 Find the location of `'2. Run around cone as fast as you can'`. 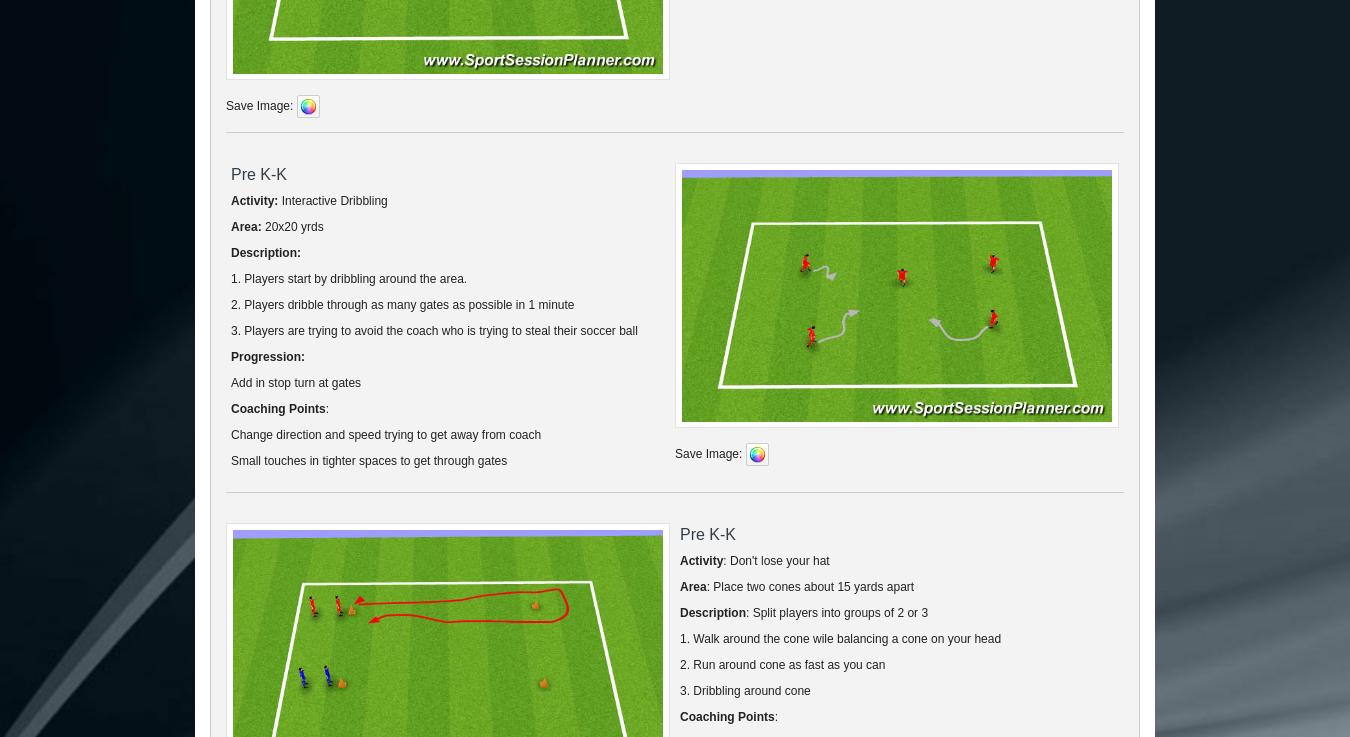

'2. Run around cone as fast as you can' is located at coordinates (781, 663).